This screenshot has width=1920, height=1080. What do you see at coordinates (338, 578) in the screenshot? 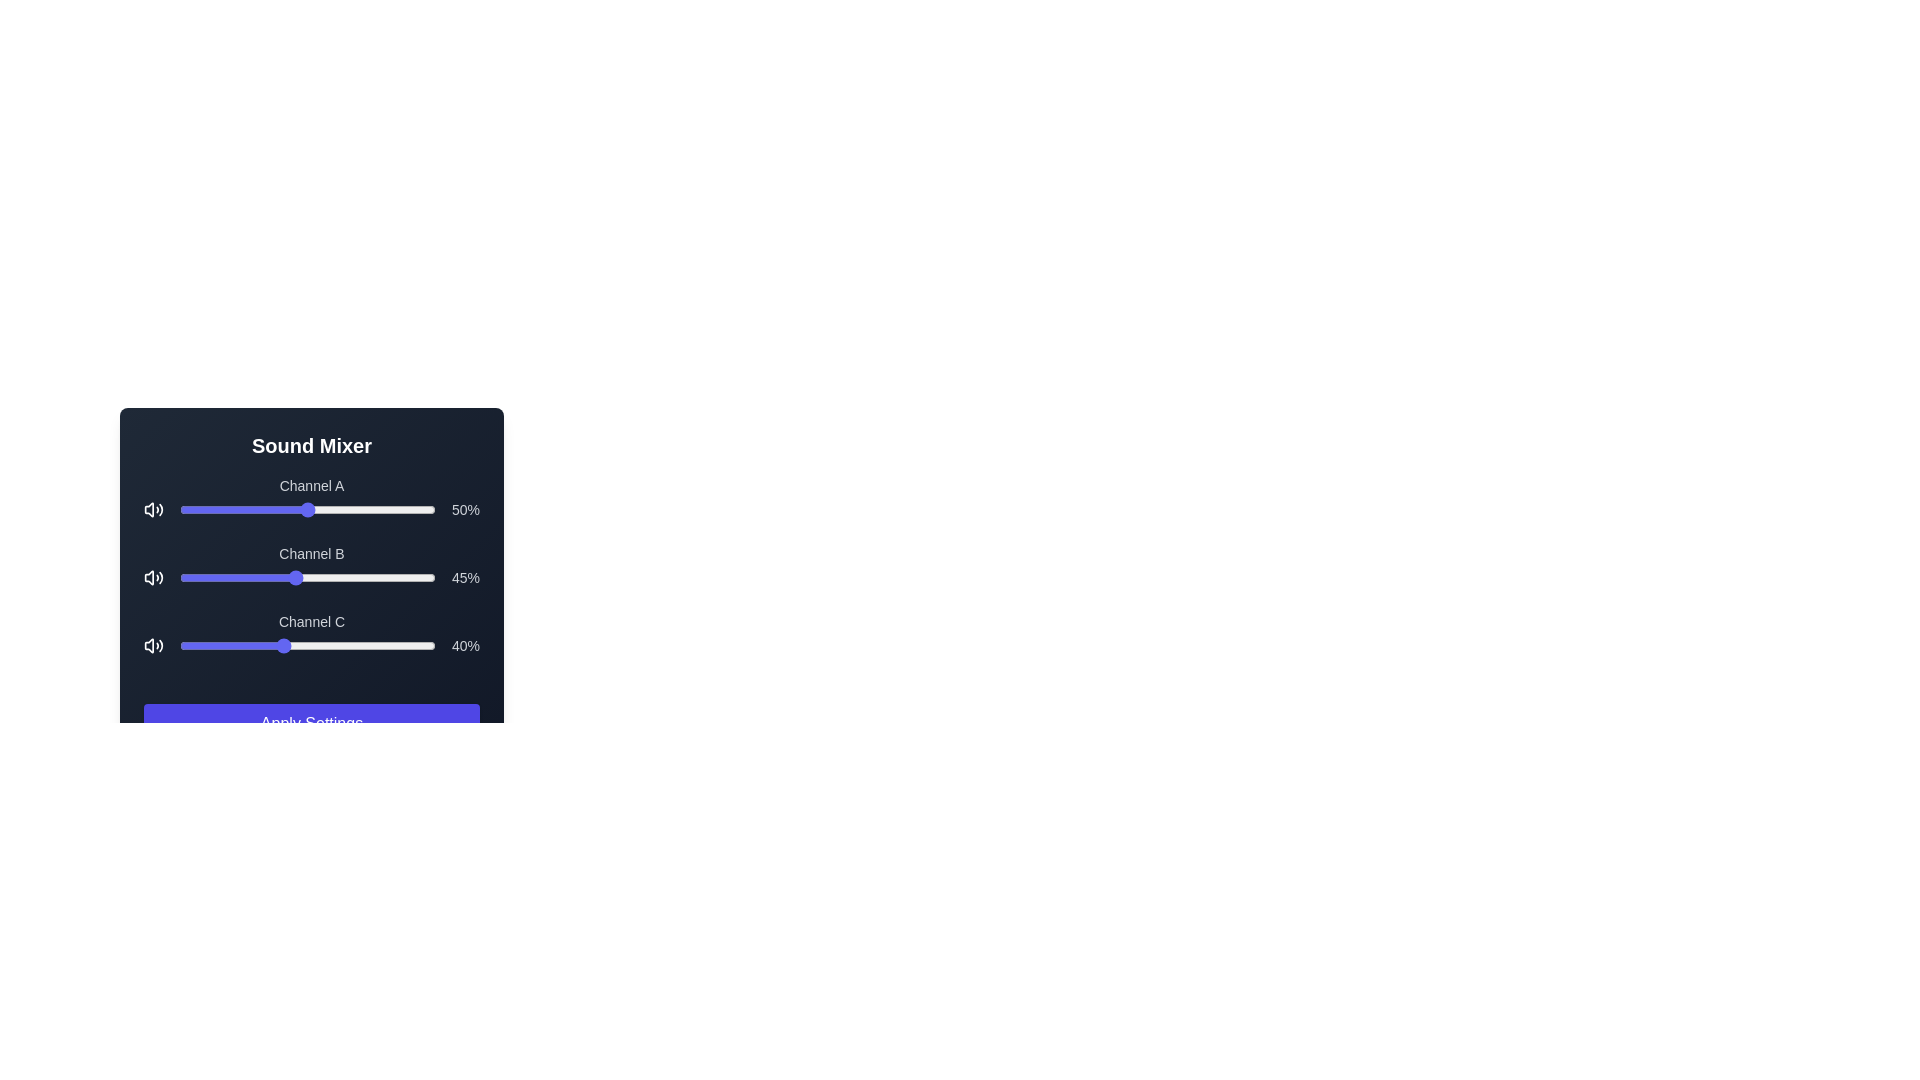
I see `the Channel B volume` at bounding box center [338, 578].